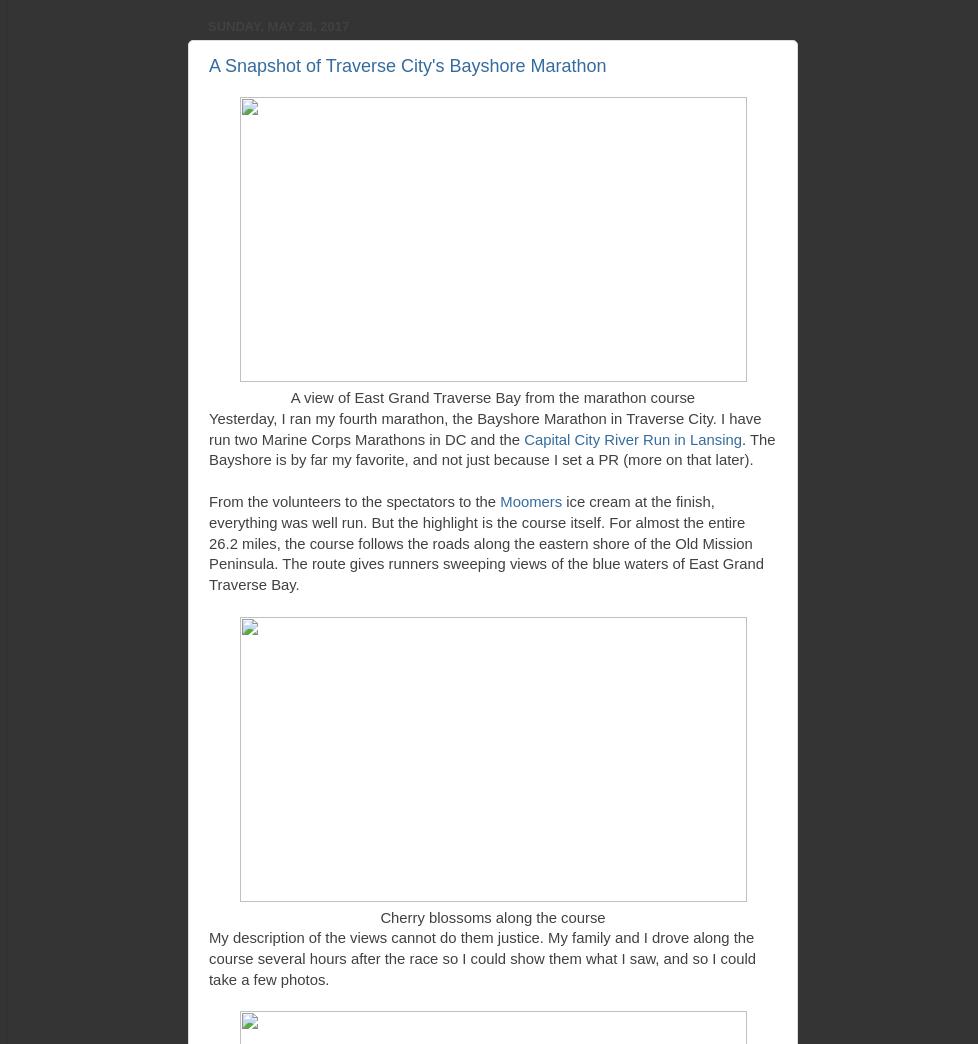 The image size is (978, 1044). I want to click on 'Yesterday, I ran my fourth marathon, the Bayshore Marathon in Traverse City. I have run two Marine Corps Marathons in DC and the', so click(208, 427).